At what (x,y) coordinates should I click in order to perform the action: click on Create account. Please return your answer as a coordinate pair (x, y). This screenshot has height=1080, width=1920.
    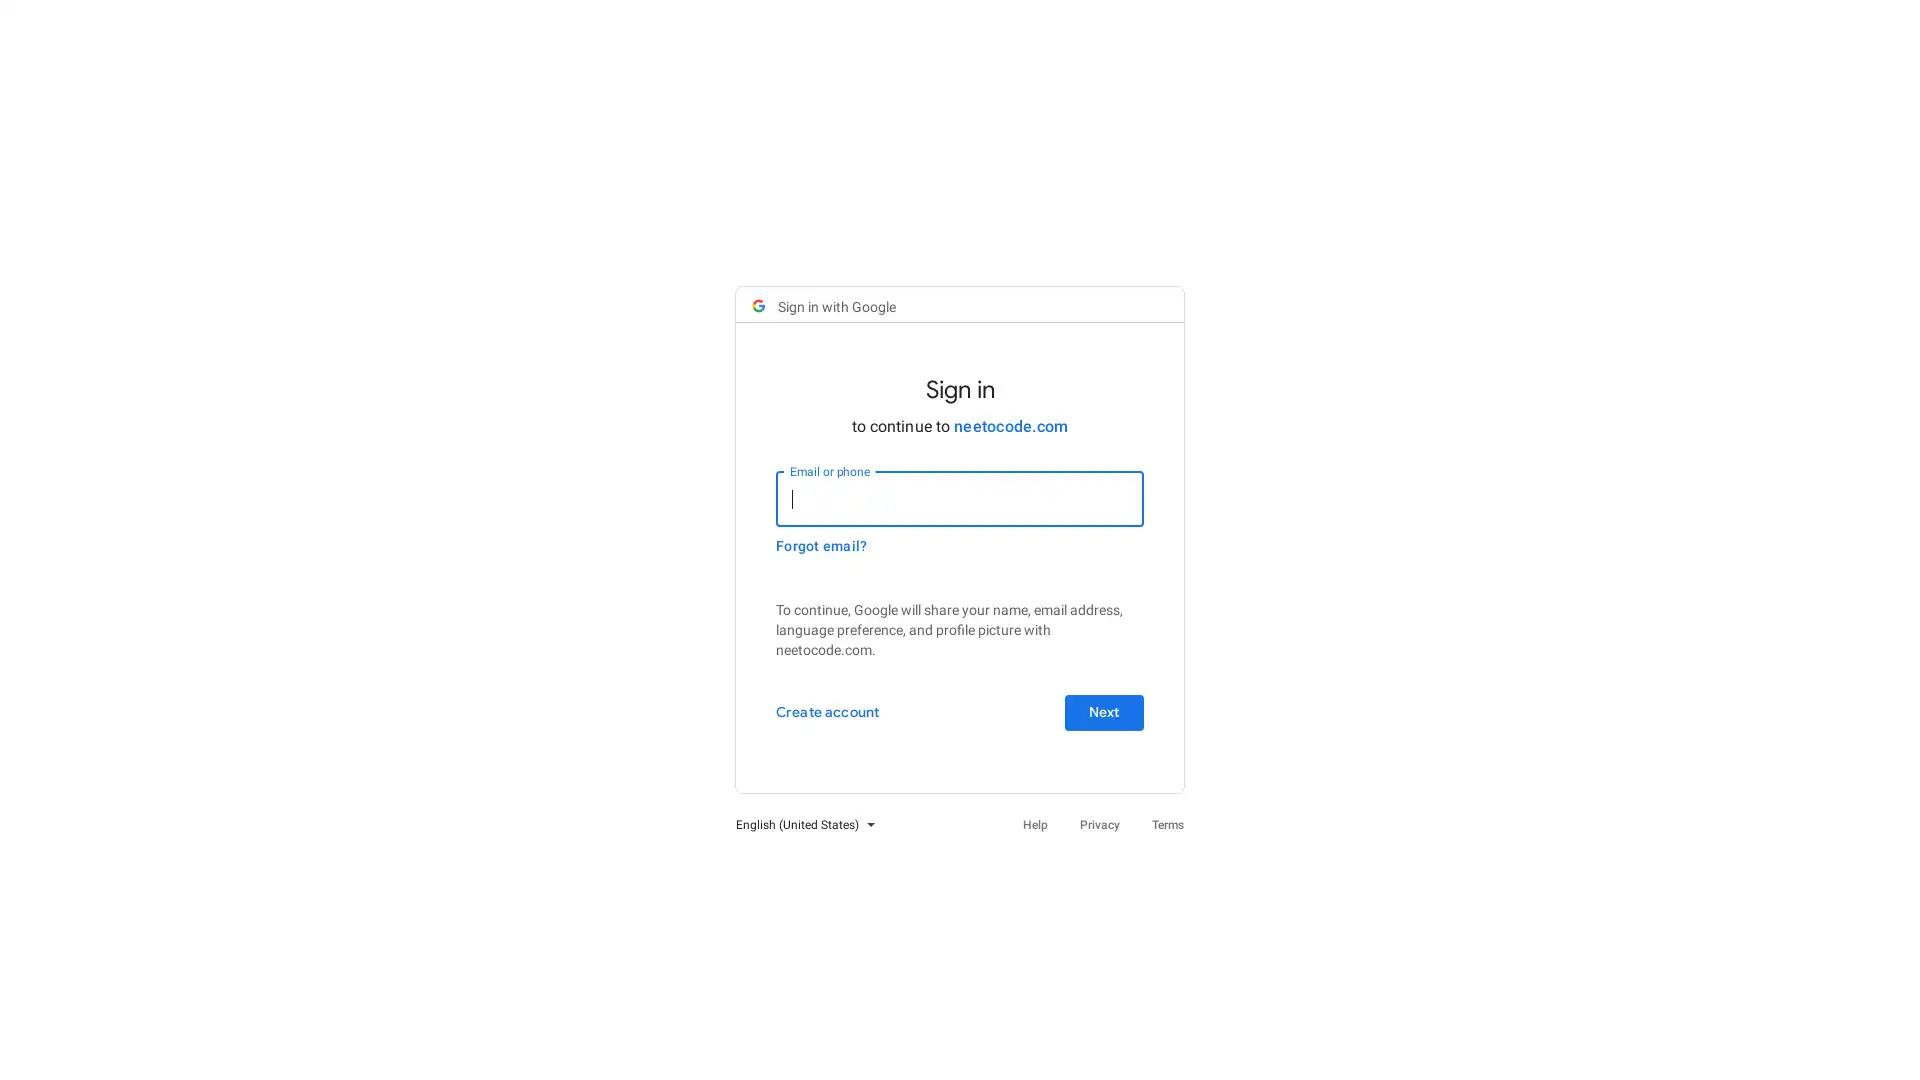
    Looking at the image, I should click on (827, 712).